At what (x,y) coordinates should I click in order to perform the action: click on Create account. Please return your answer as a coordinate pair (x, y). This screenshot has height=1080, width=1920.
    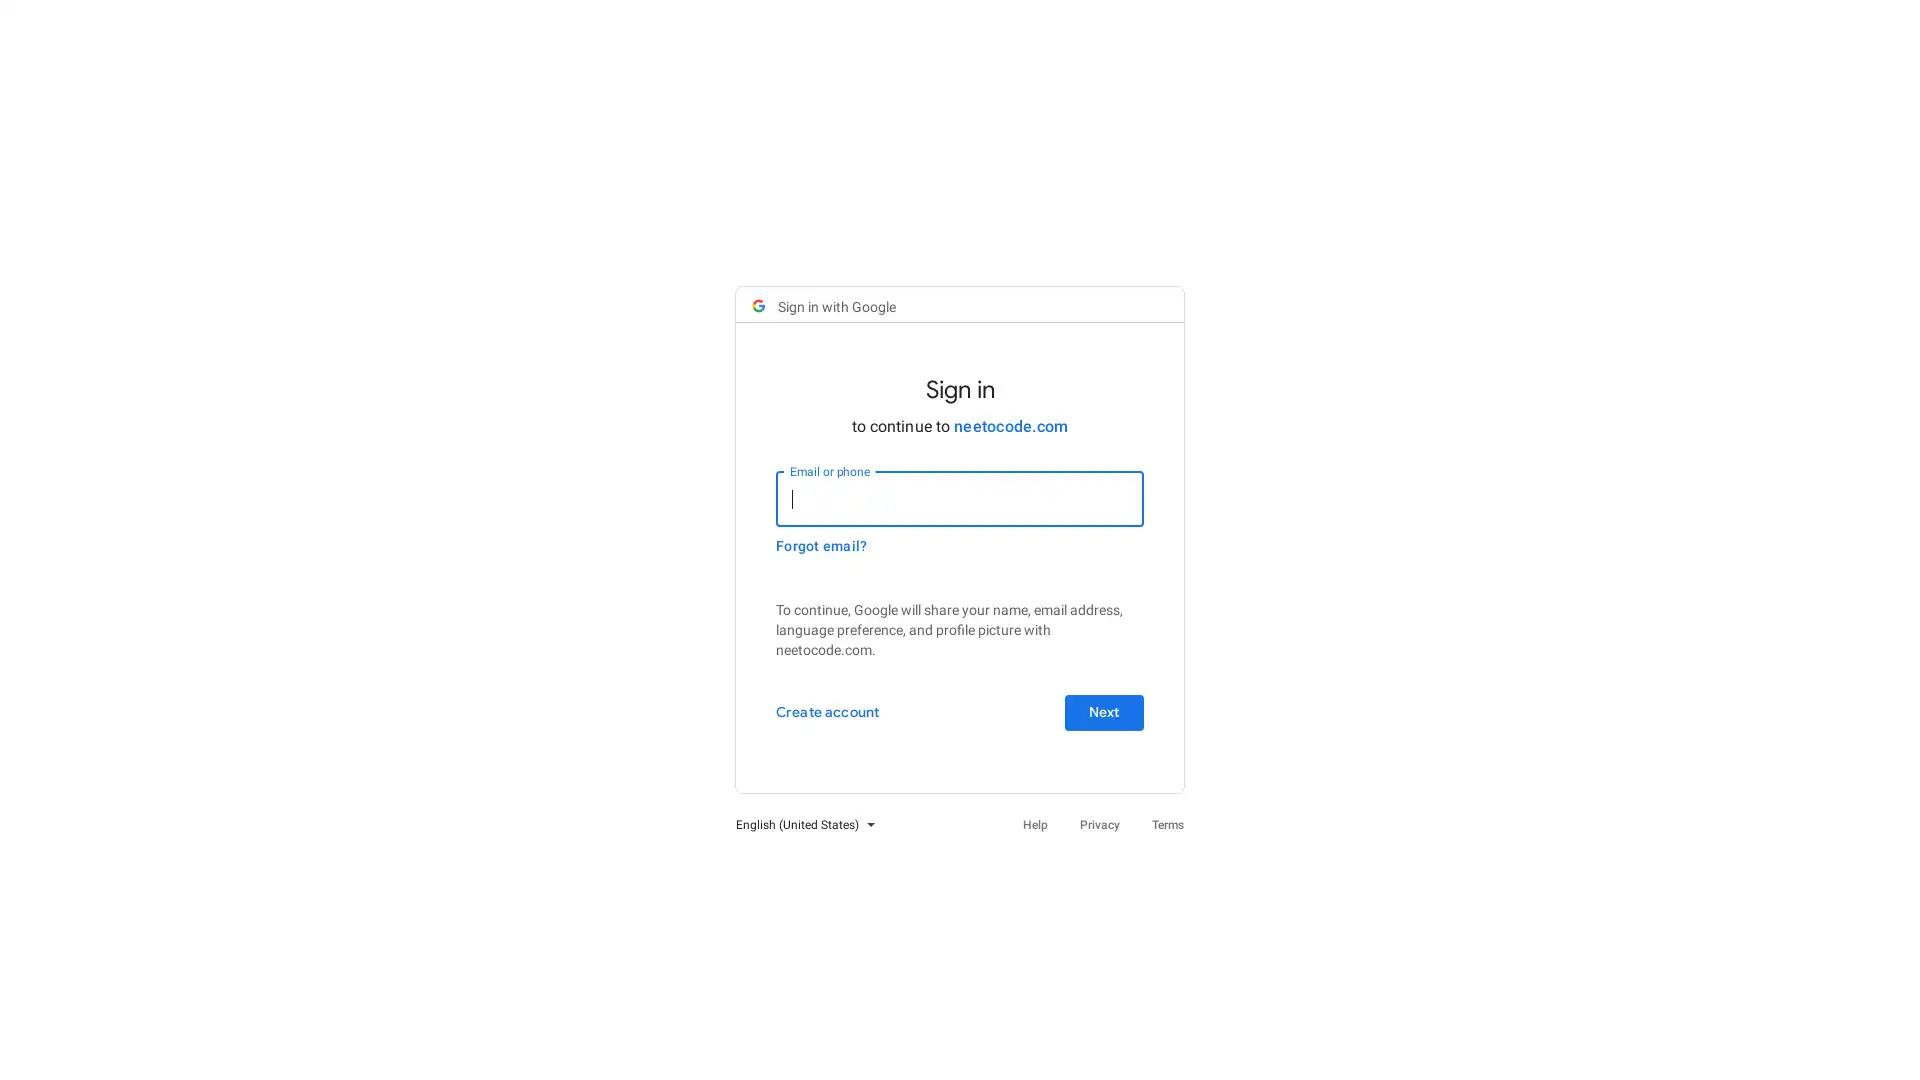
    Looking at the image, I should click on (827, 712).